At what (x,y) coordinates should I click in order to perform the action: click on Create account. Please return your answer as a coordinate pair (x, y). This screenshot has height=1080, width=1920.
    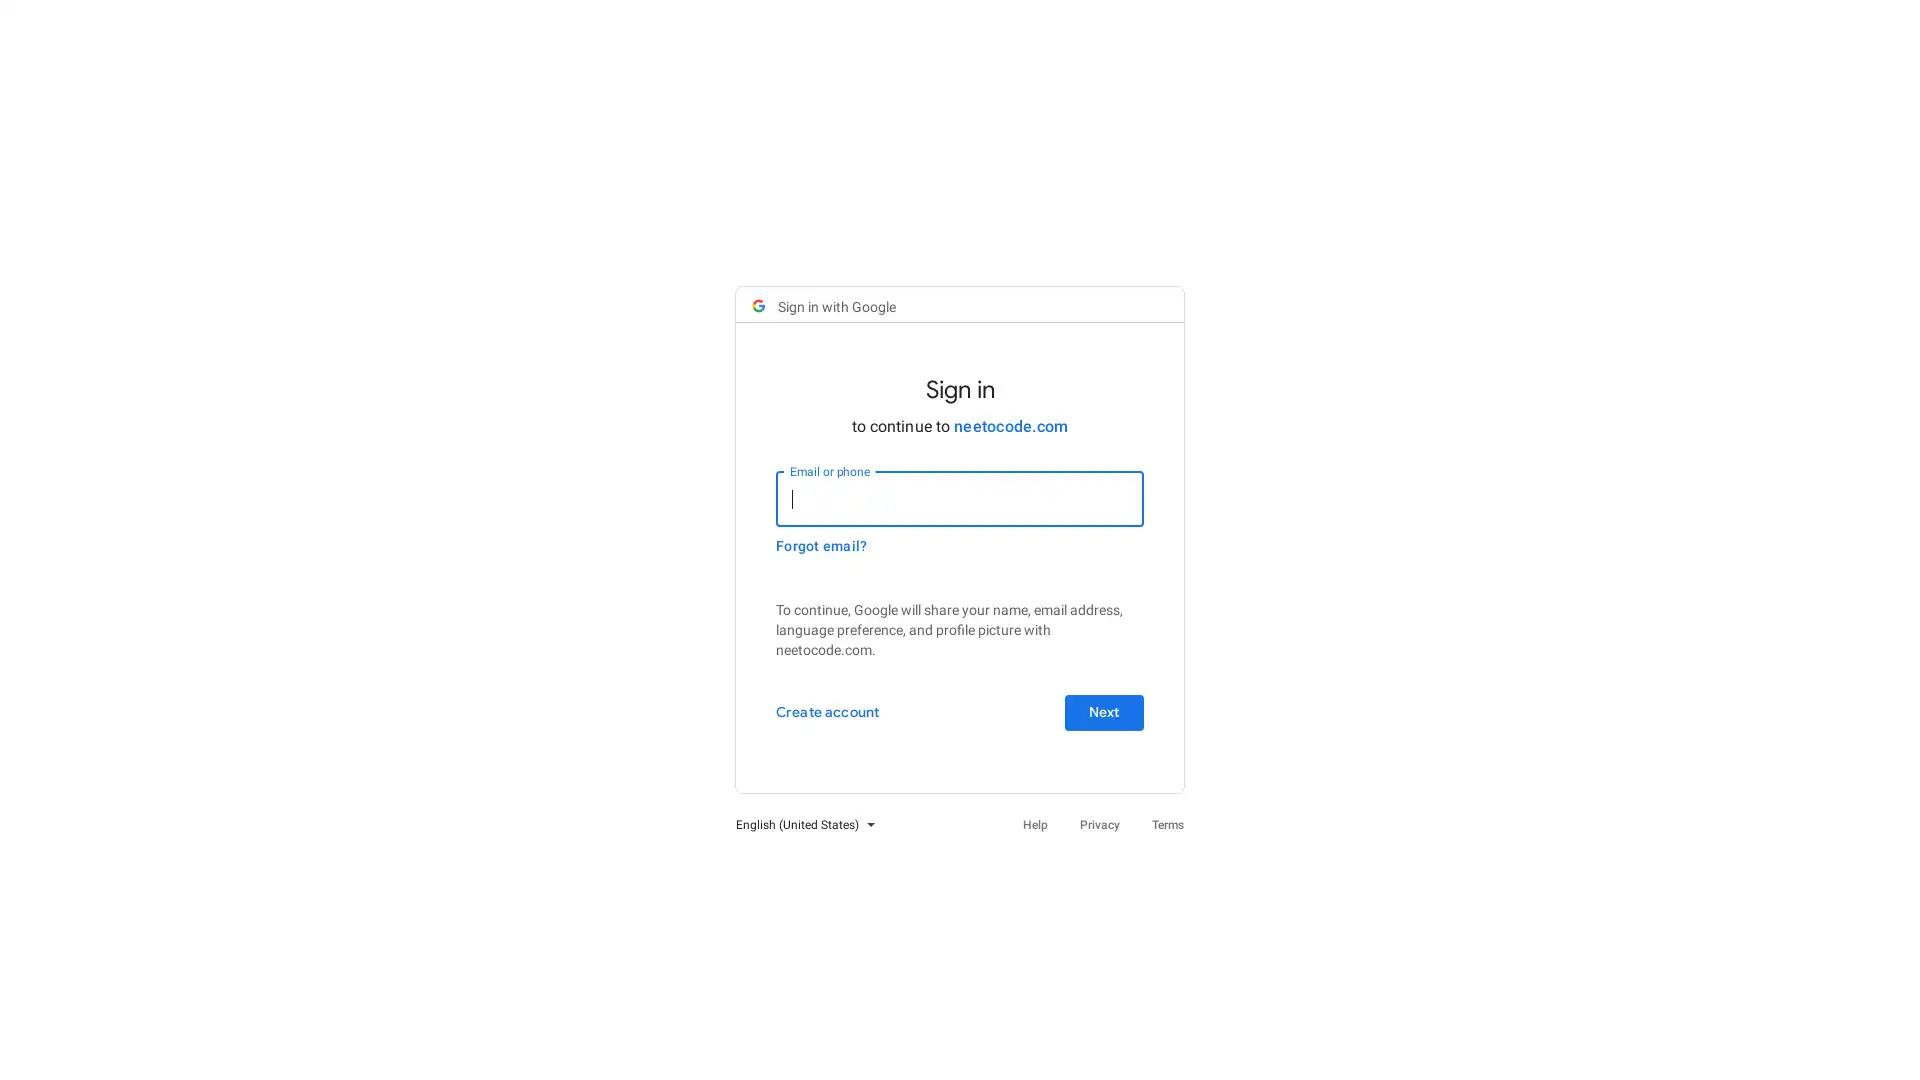
    Looking at the image, I should click on (827, 712).